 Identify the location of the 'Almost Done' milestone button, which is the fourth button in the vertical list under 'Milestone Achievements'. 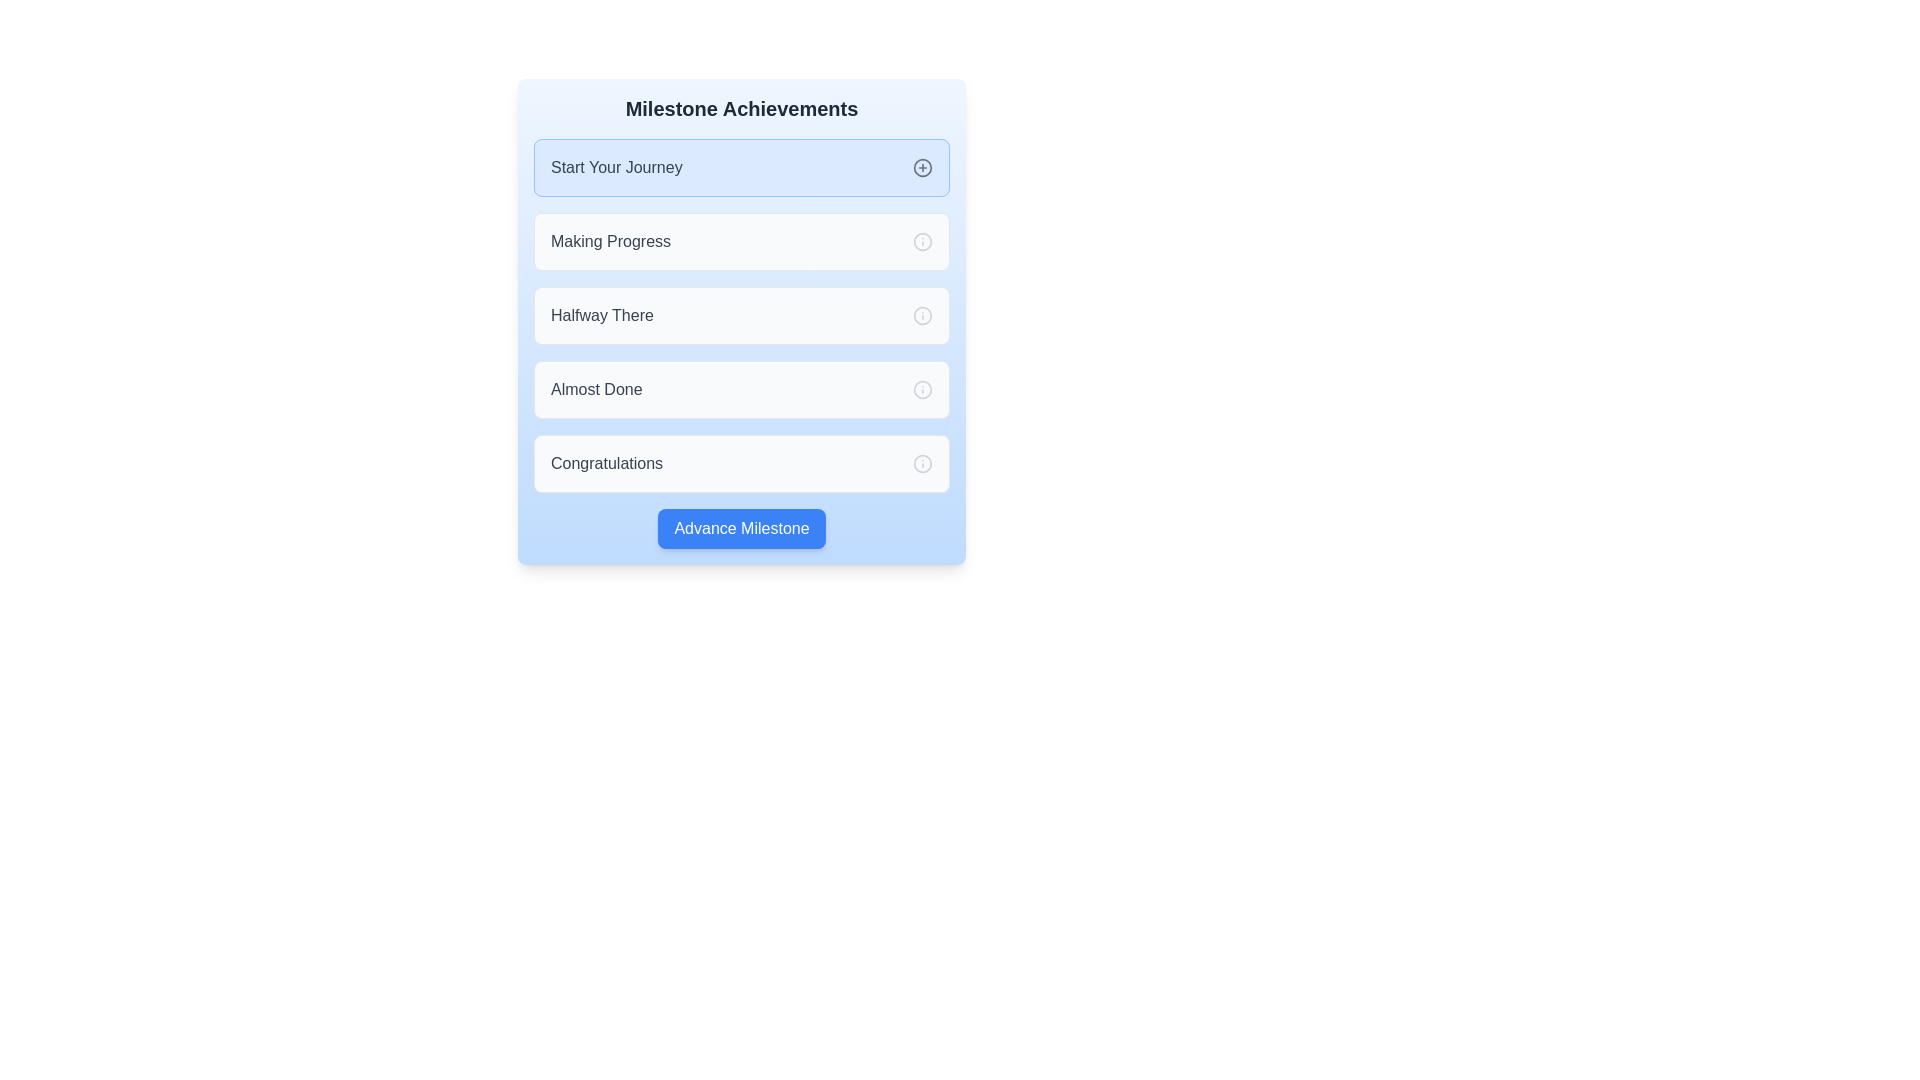
(741, 389).